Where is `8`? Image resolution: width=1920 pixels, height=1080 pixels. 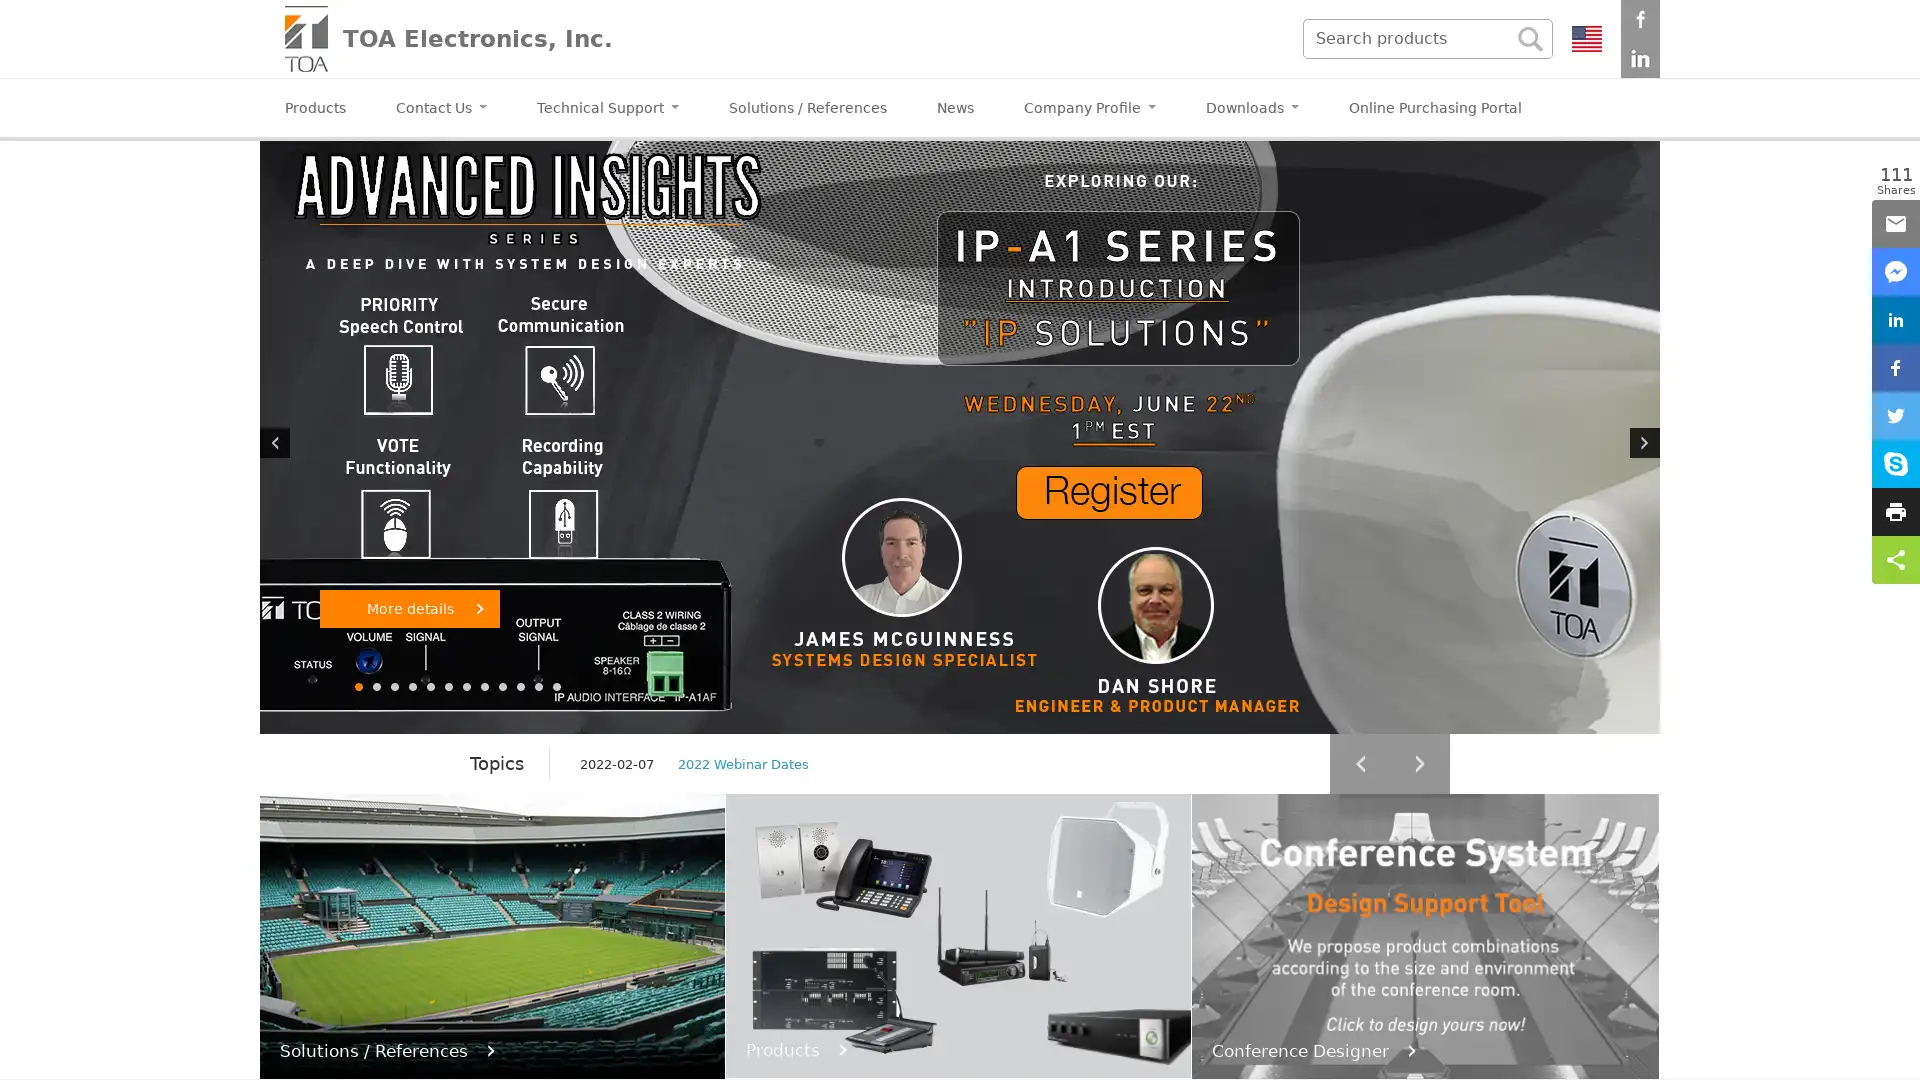 8 is located at coordinates (485, 685).